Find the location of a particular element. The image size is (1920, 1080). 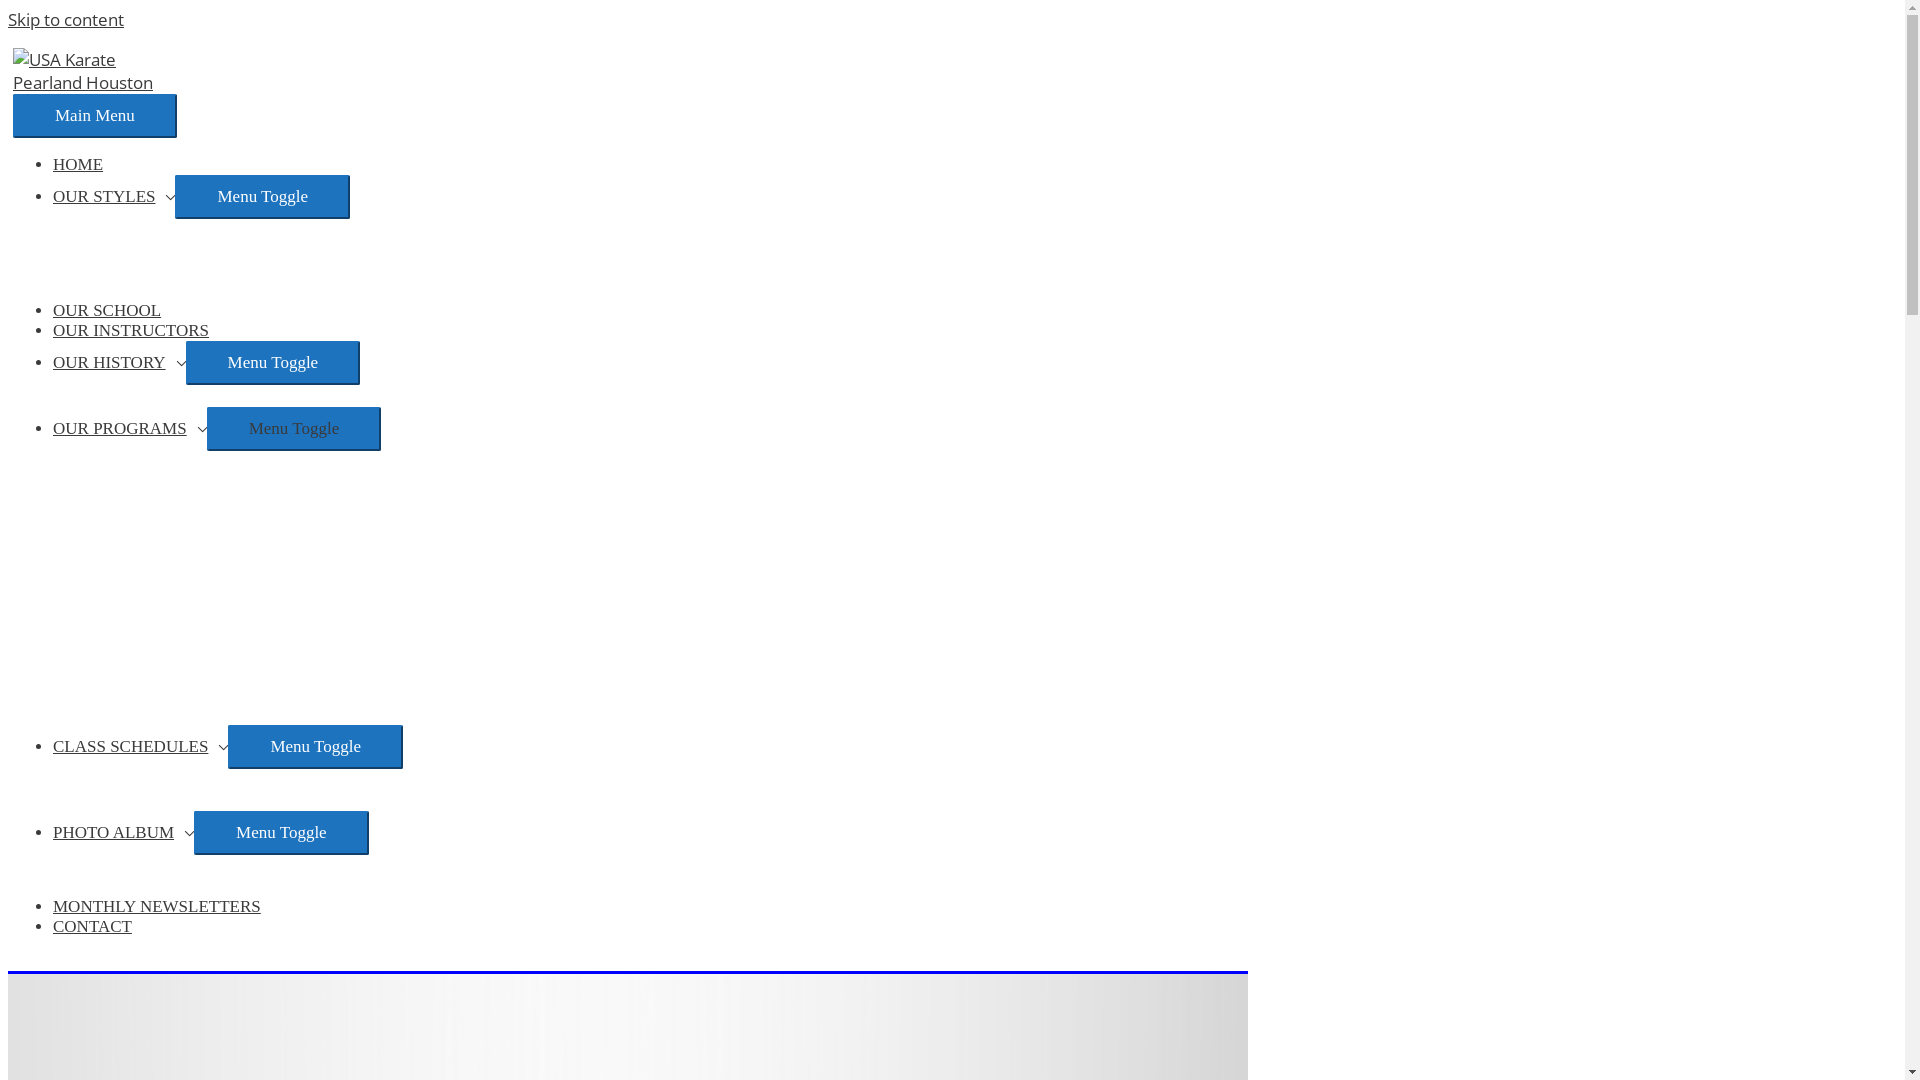

'OUR SCHOOL' is located at coordinates (105, 310).